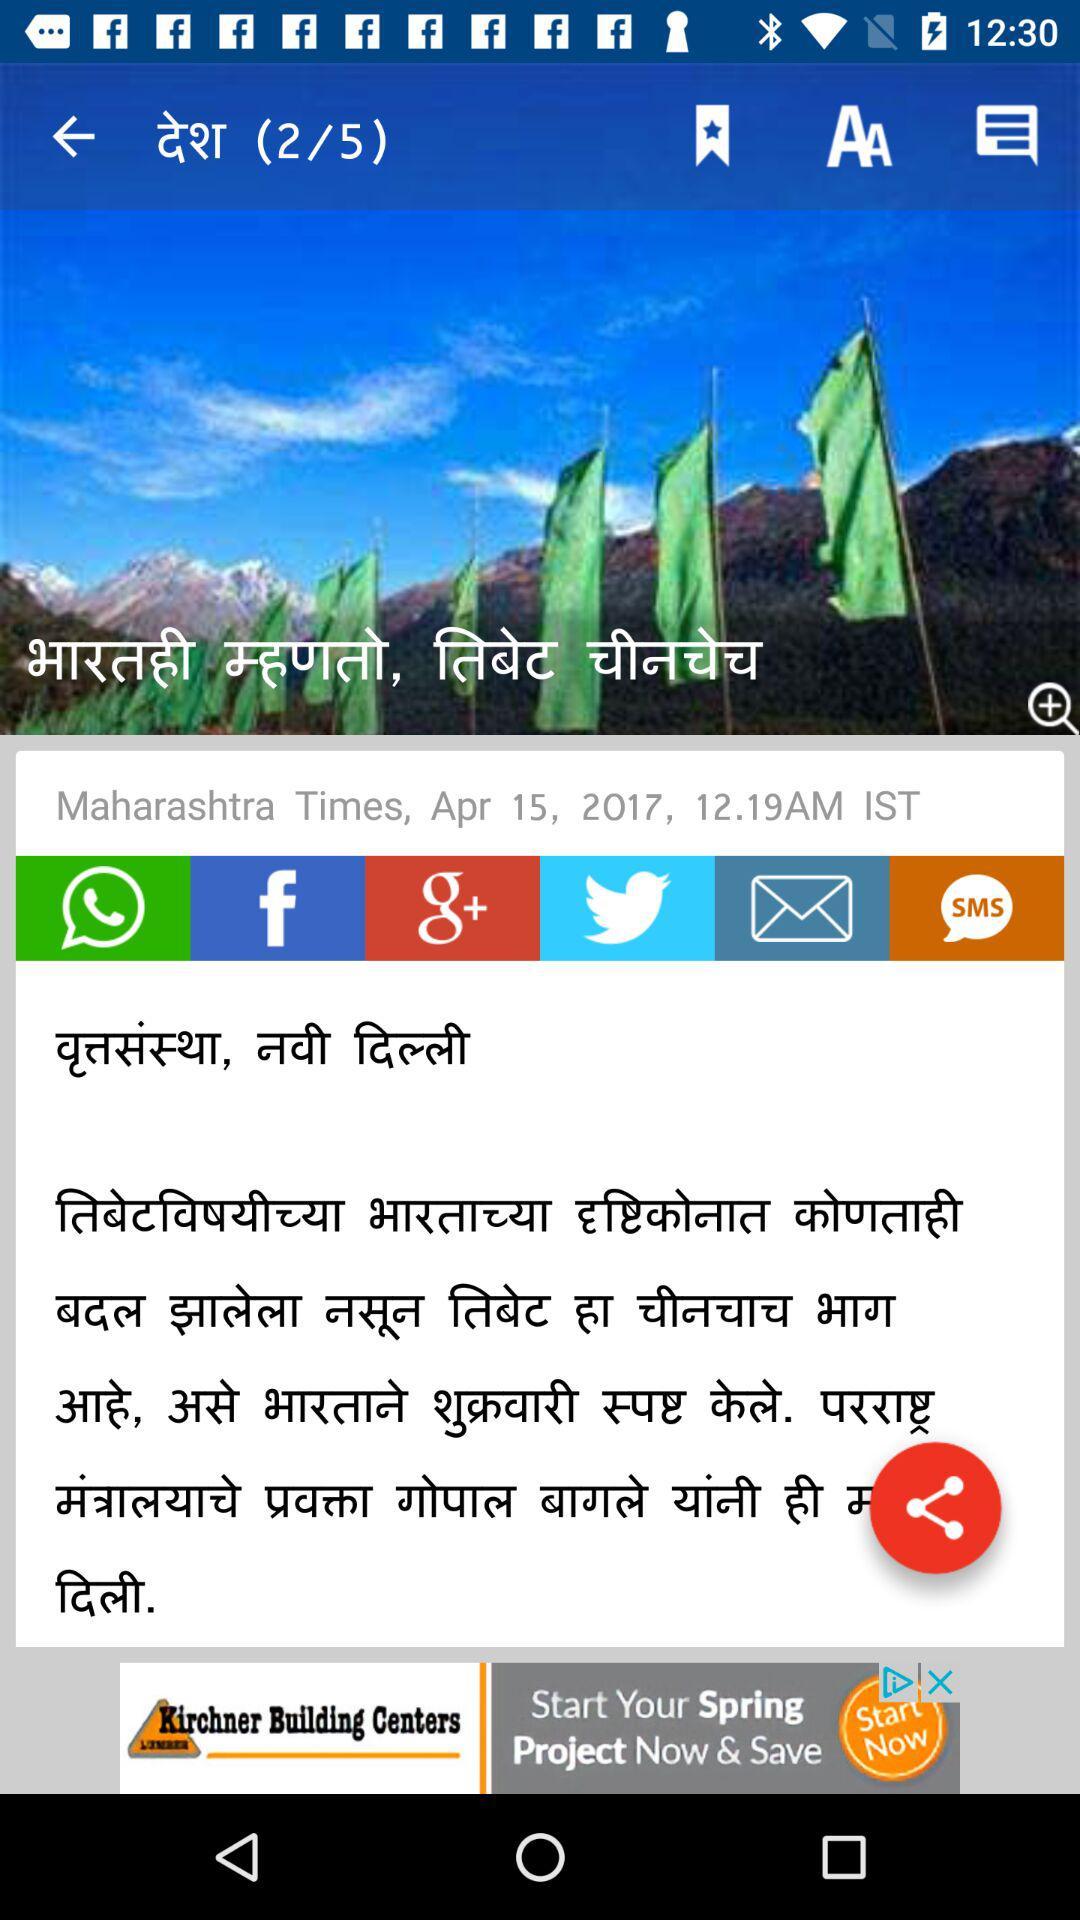 The width and height of the screenshot is (1080, 1920). What do you see at coordinates (72, 135) in the screenshot?
I see `previous` at bounding box center [72, 135].